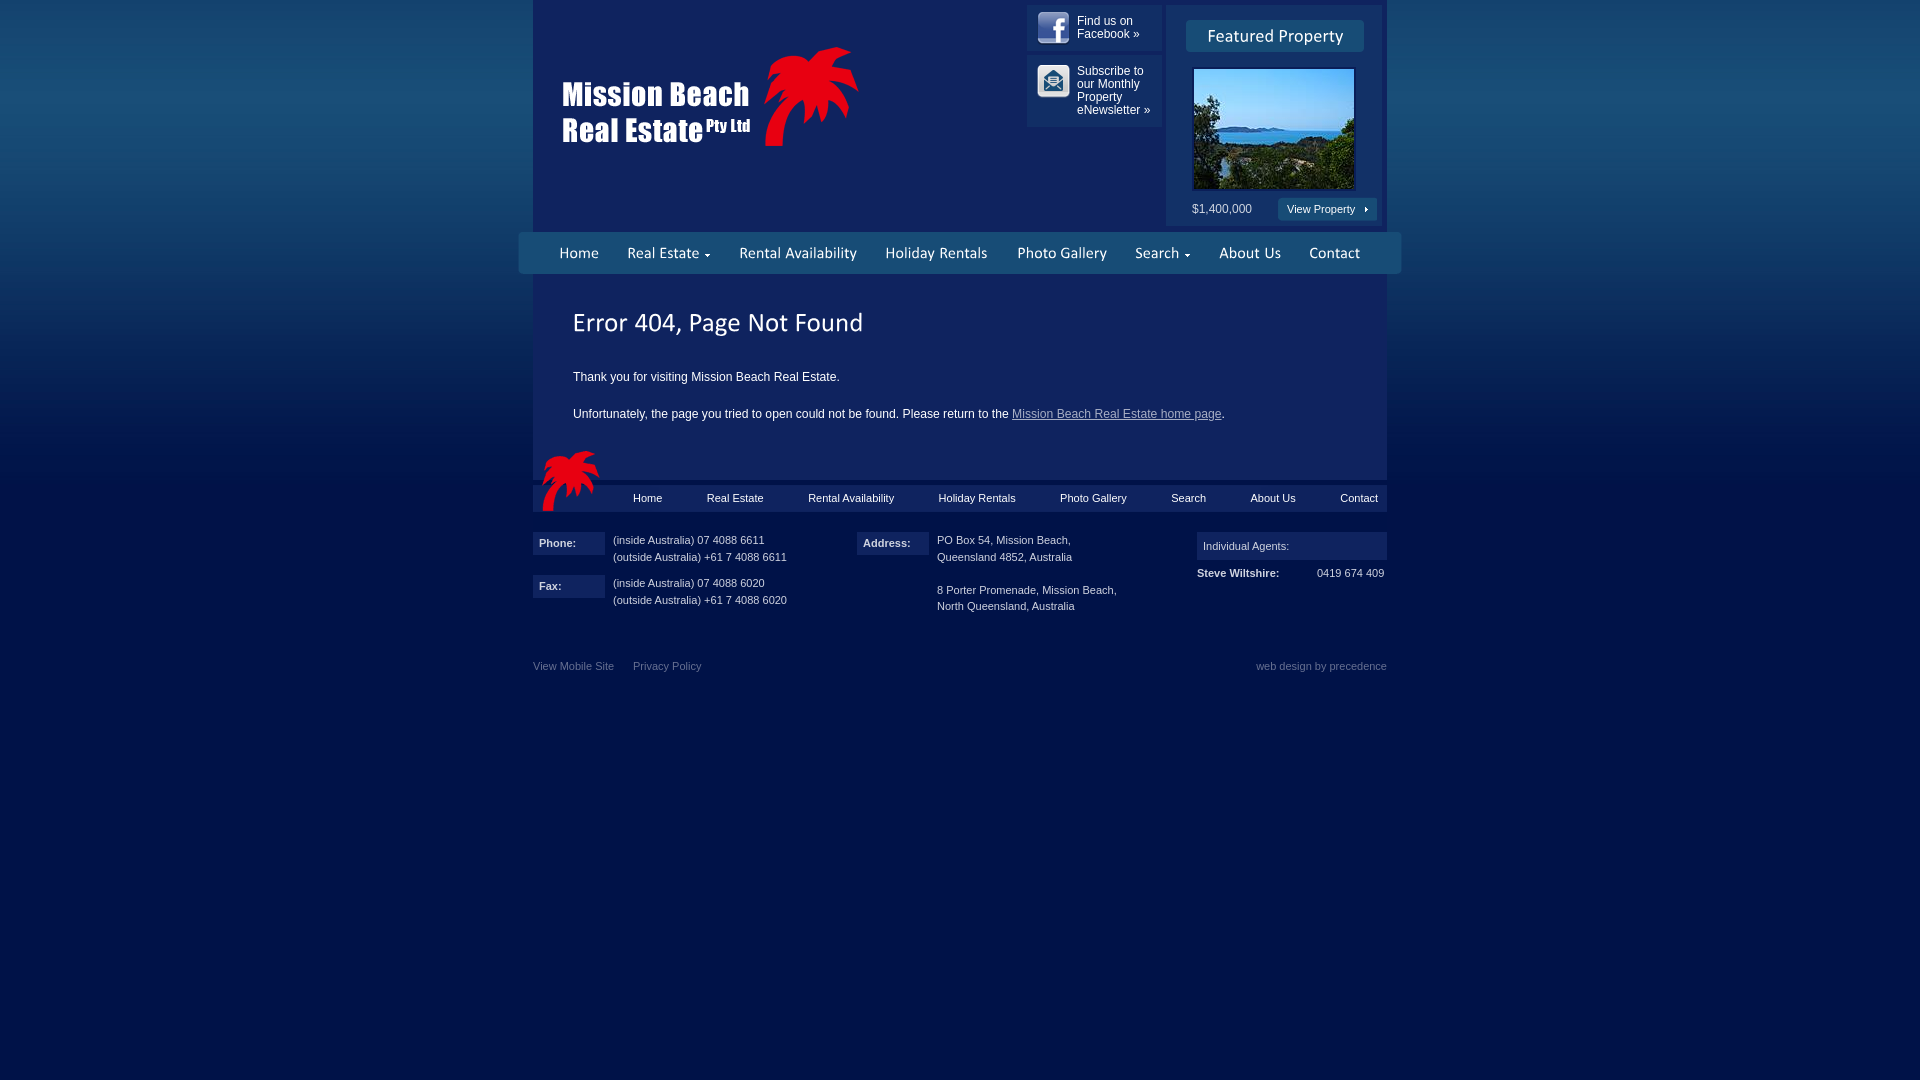  Describe the element at coordinates (938, 496) in the screenshot. I see `'Holiday Rentals'` at that location.